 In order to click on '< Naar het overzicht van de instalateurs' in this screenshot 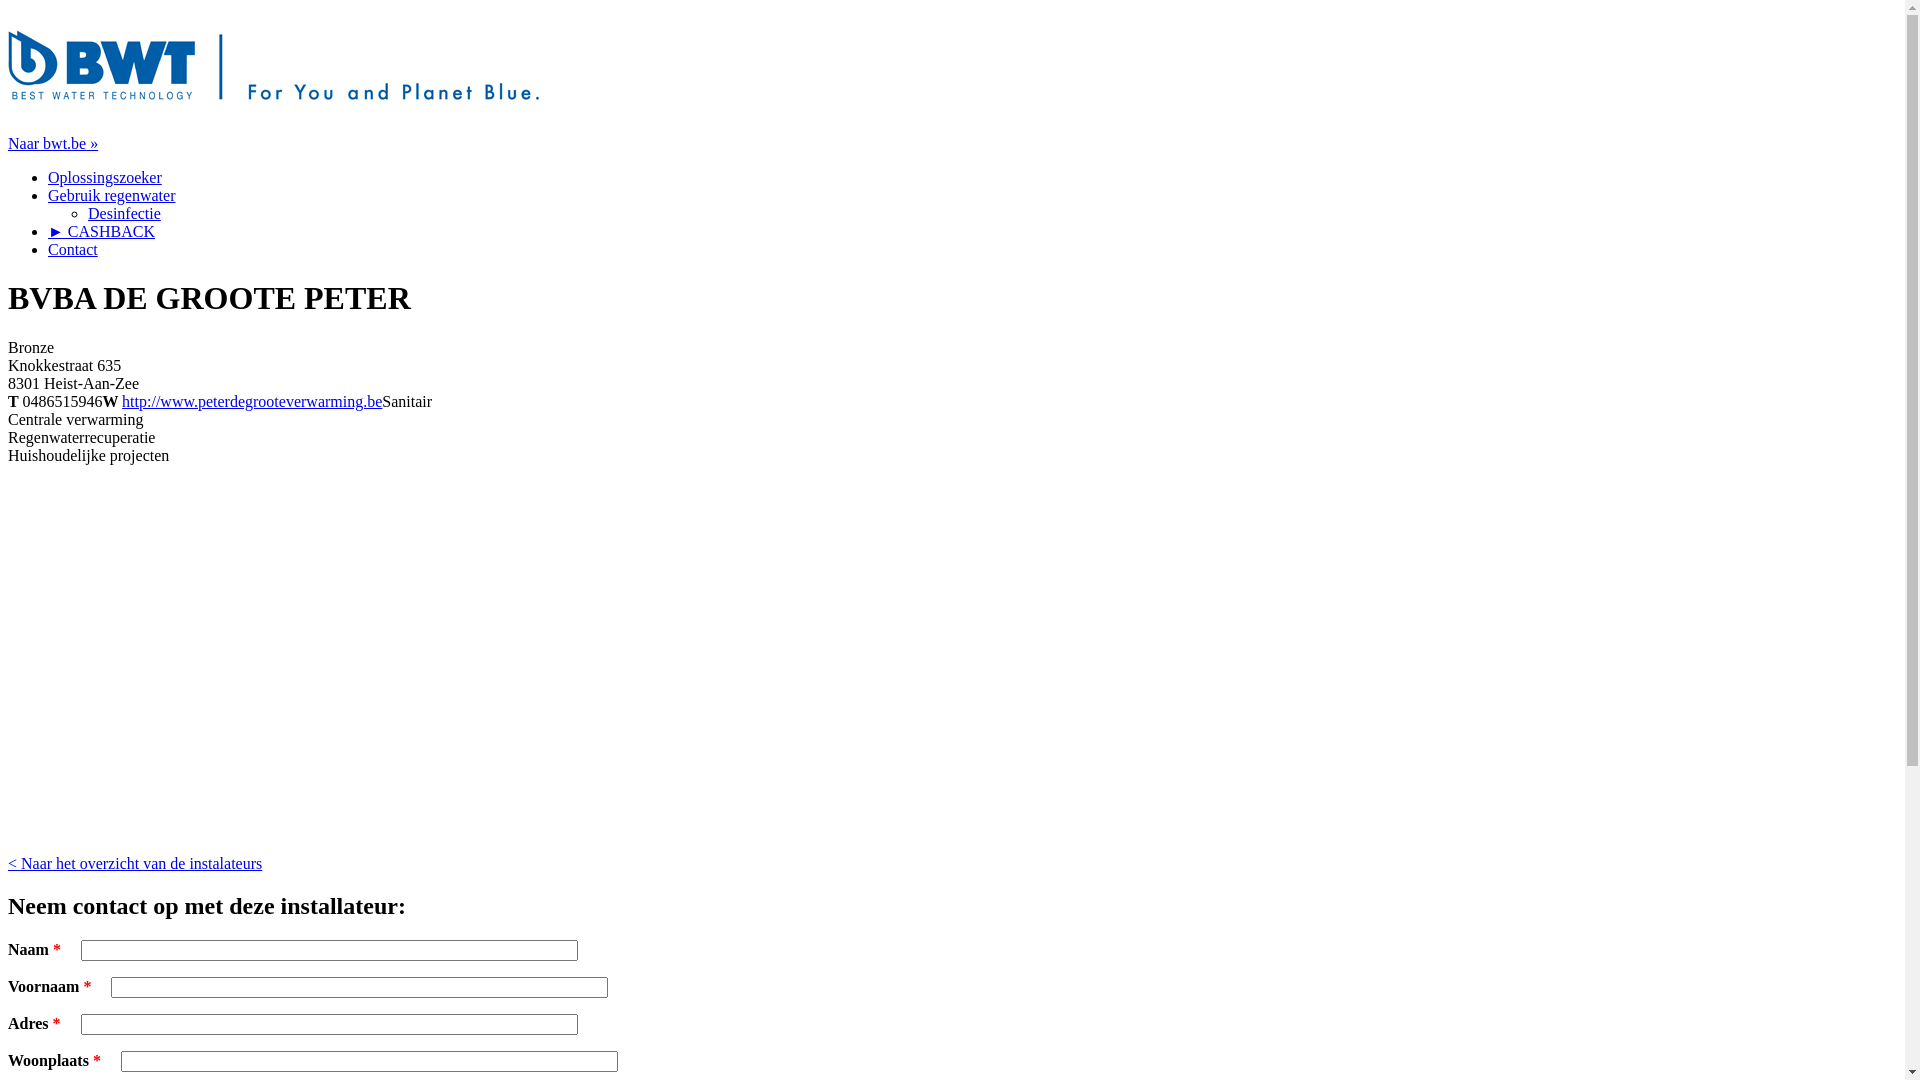, I will do `click(133, 862)`.